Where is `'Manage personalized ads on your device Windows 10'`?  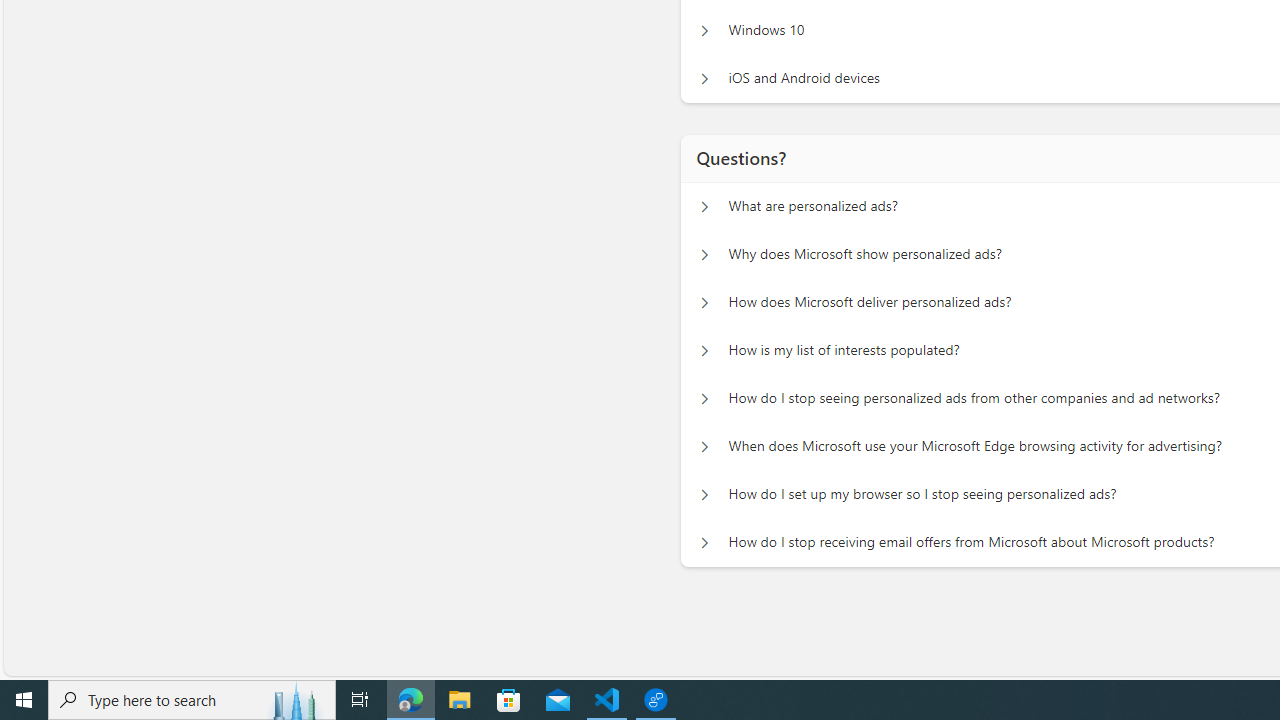
'Manage personalized ads on your device Windows 10' is located at coordinates (704, 30).